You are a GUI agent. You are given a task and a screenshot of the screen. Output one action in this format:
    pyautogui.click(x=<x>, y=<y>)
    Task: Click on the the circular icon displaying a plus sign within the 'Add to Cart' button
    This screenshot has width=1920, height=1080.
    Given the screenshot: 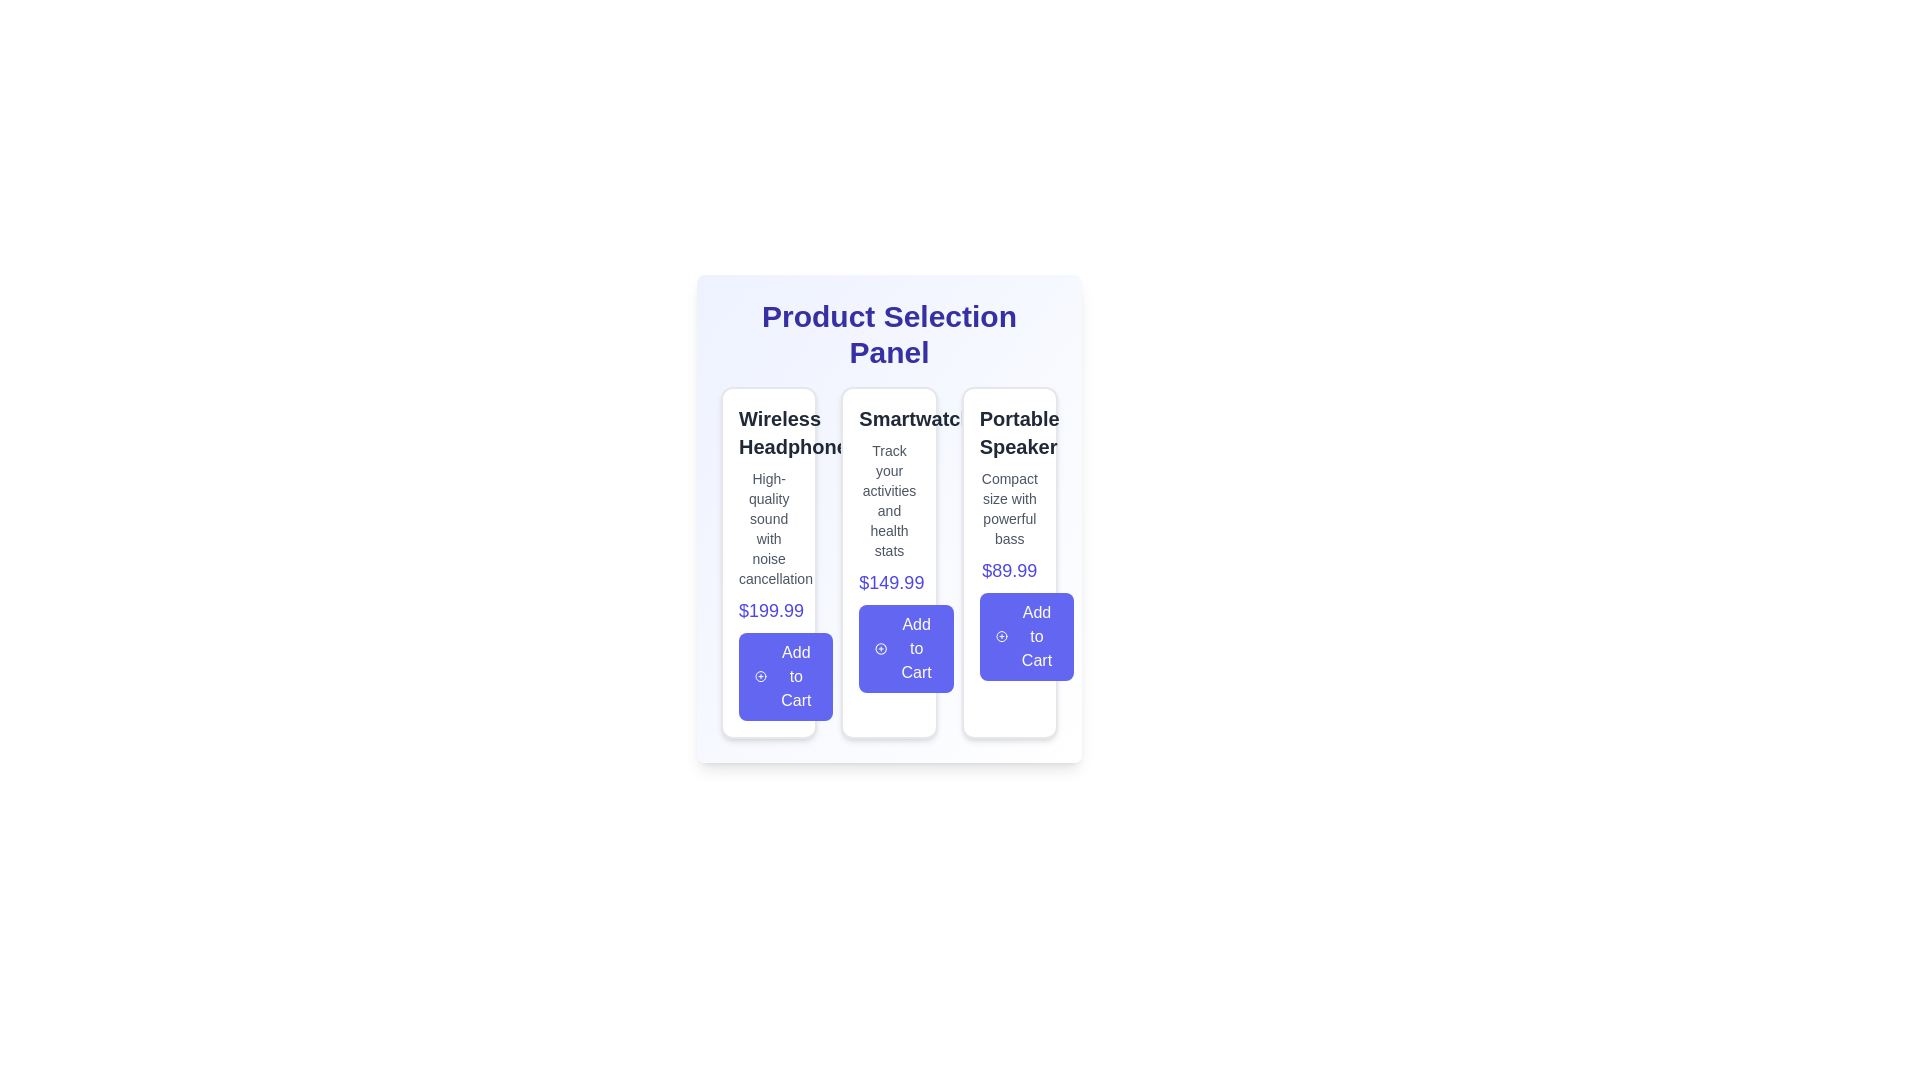 What is the action you would take?
    pyautogui.click(x=880, y=648)
    